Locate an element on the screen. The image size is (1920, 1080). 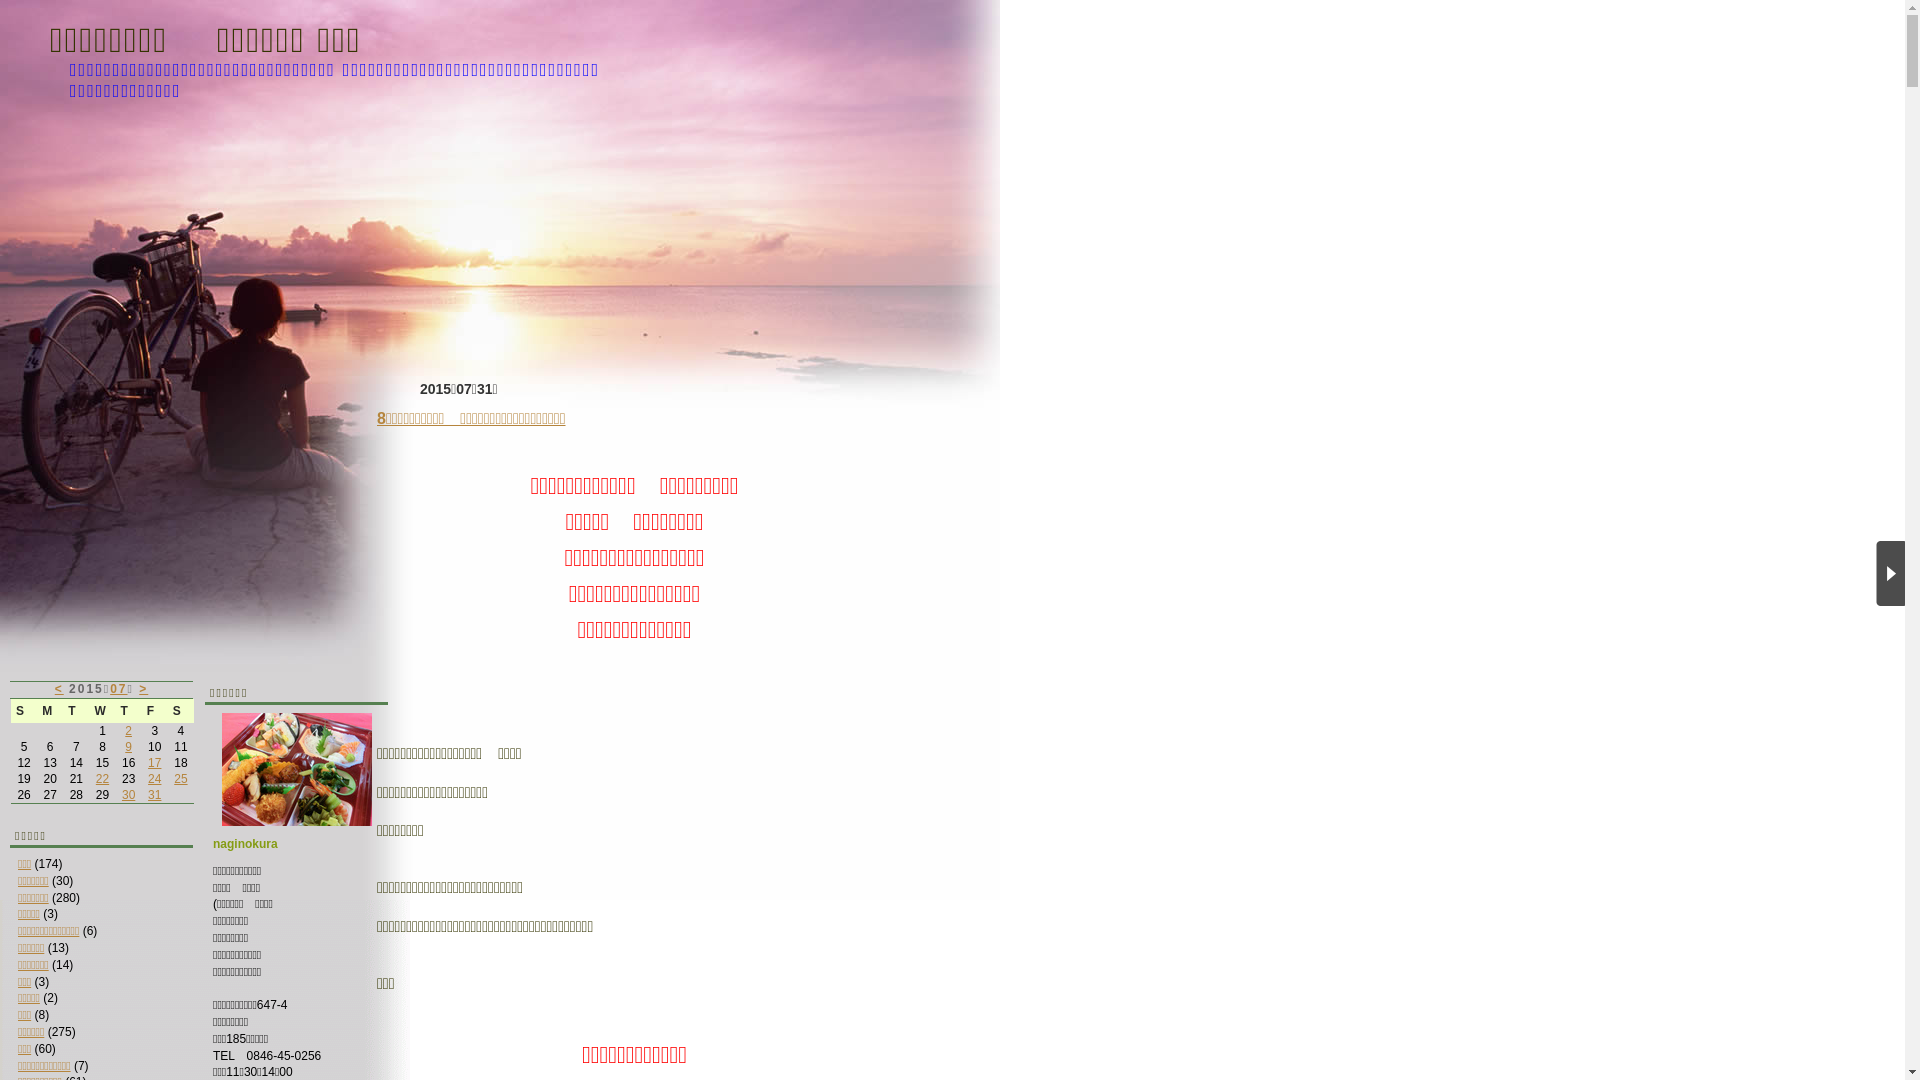
'22' is located at coordinates (101, 778).